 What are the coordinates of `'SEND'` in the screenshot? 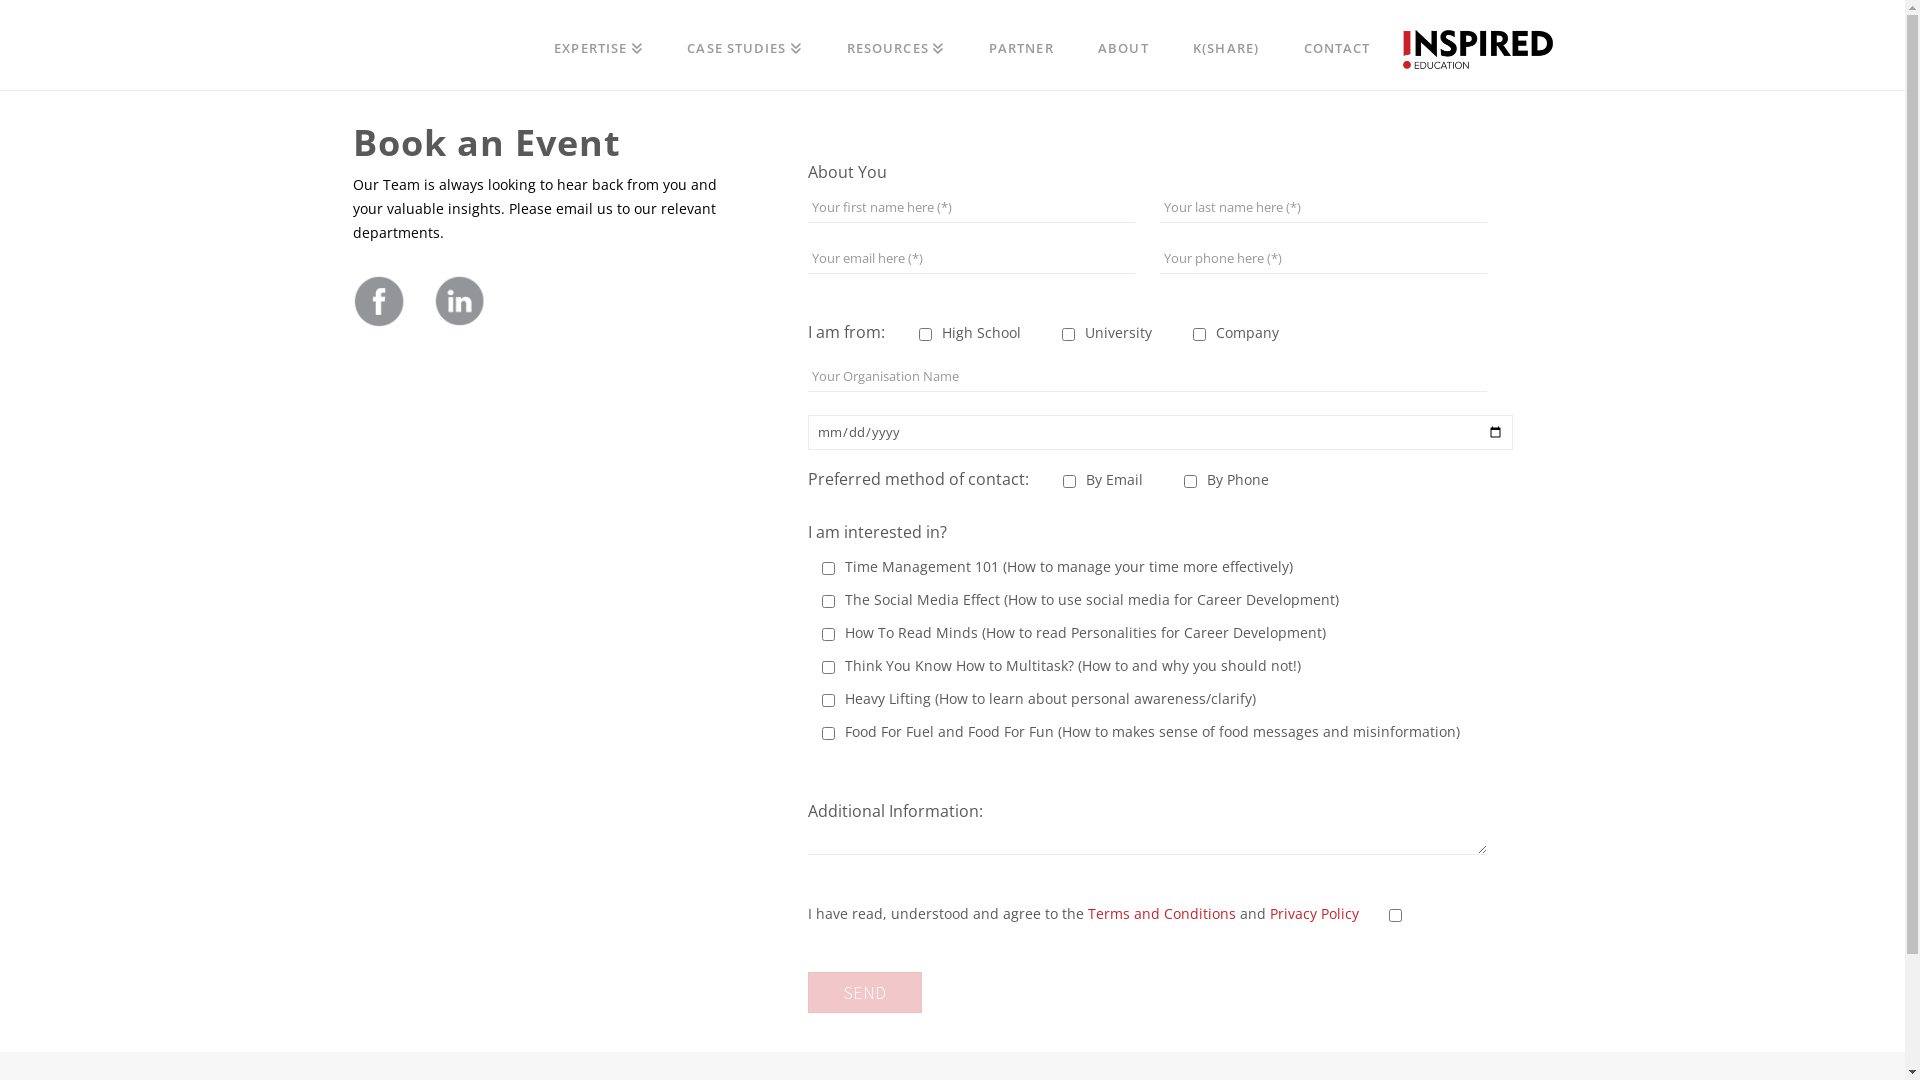 It's located at (864, 992).